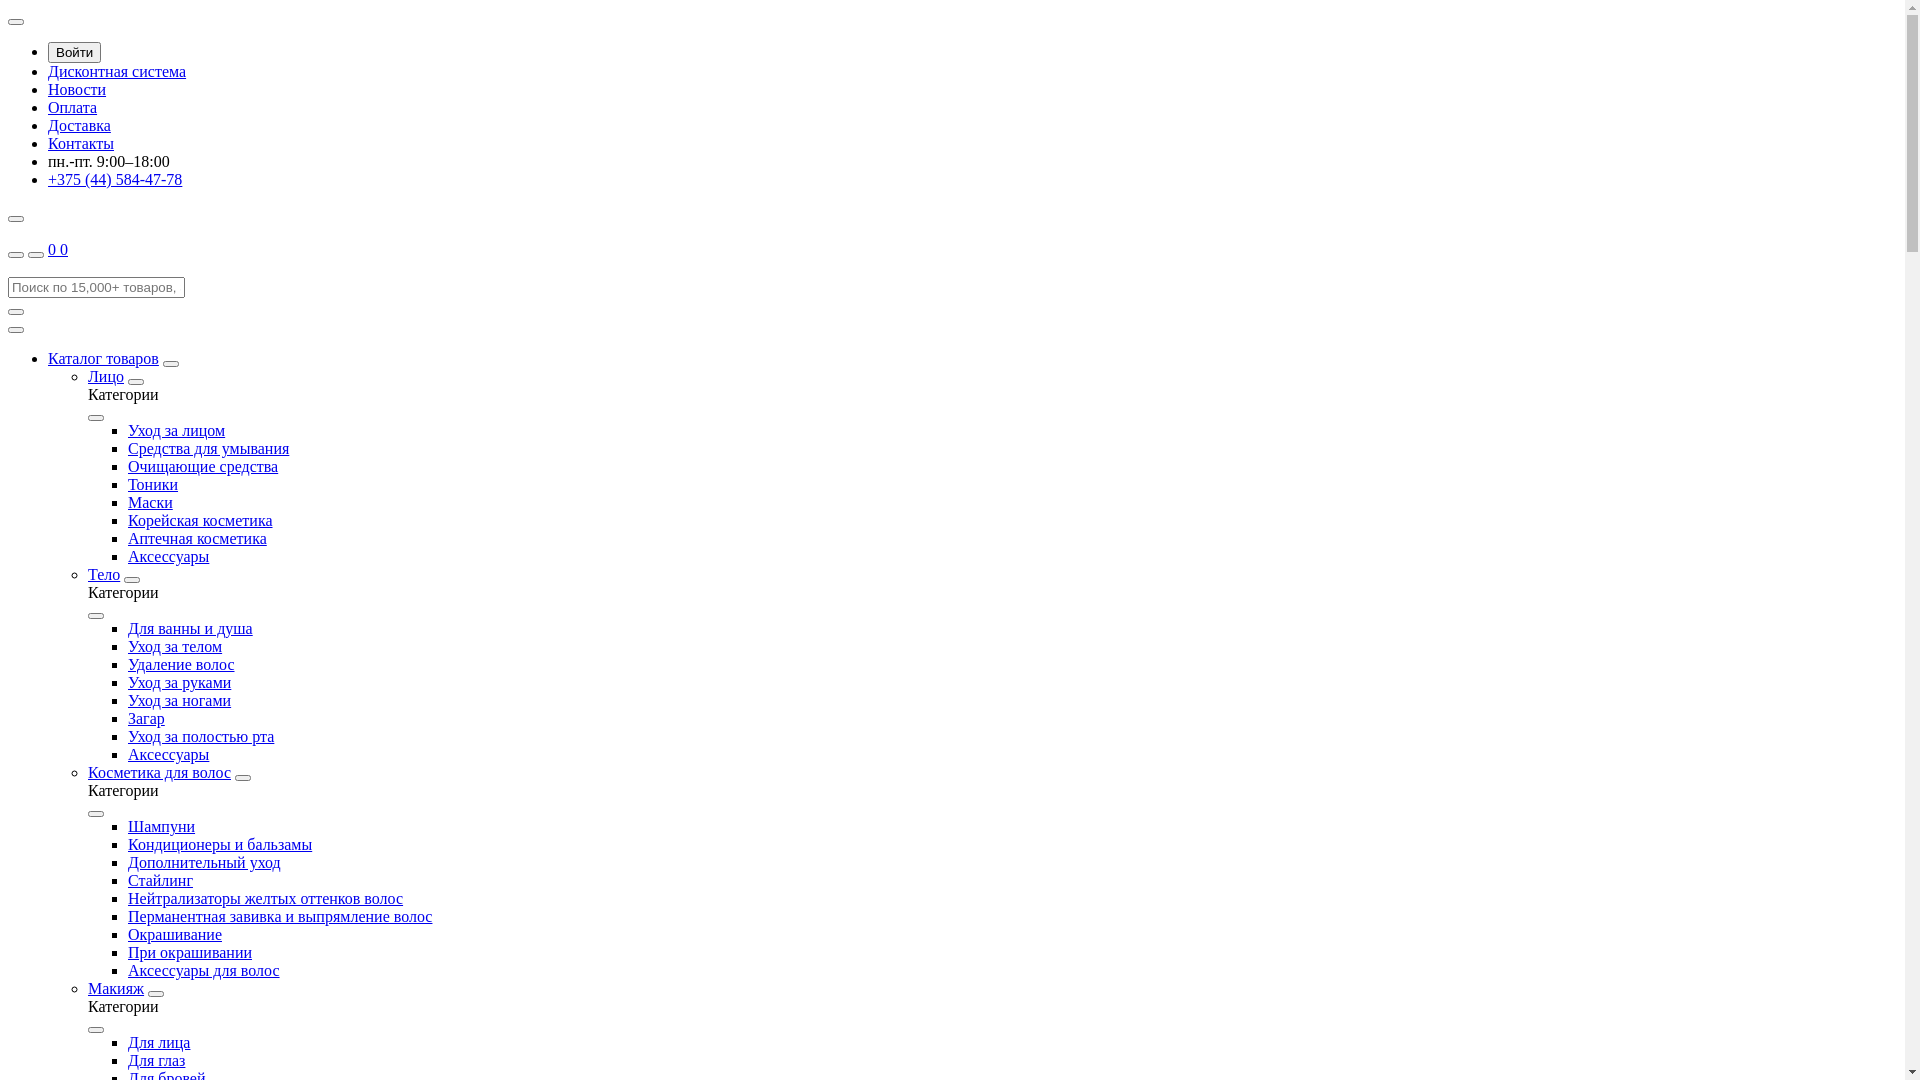 The height and width of the screenshot is (1080, 1920). I want to click on '+375 (44) 584-47-78', so click(114, 178).